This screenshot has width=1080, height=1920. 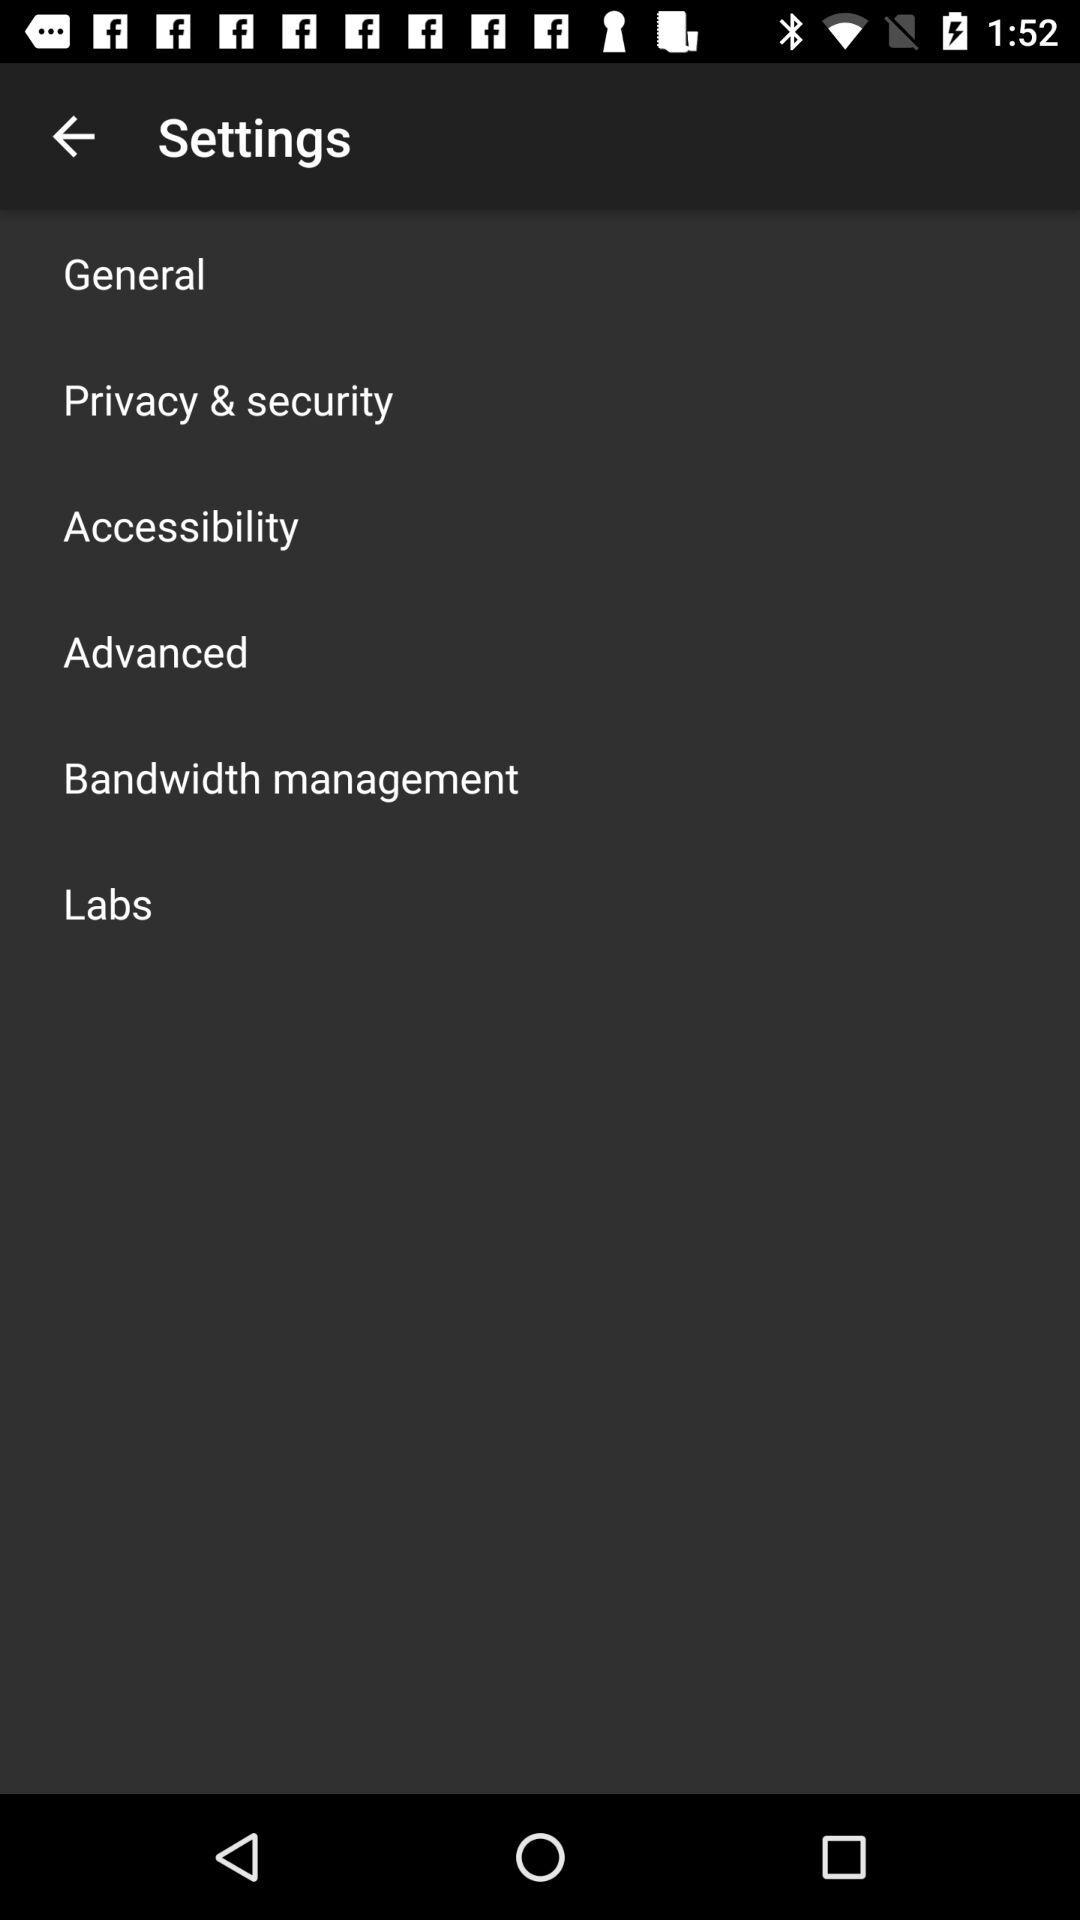 I want to click on the app next to the settings, so click(x=72, y=135).